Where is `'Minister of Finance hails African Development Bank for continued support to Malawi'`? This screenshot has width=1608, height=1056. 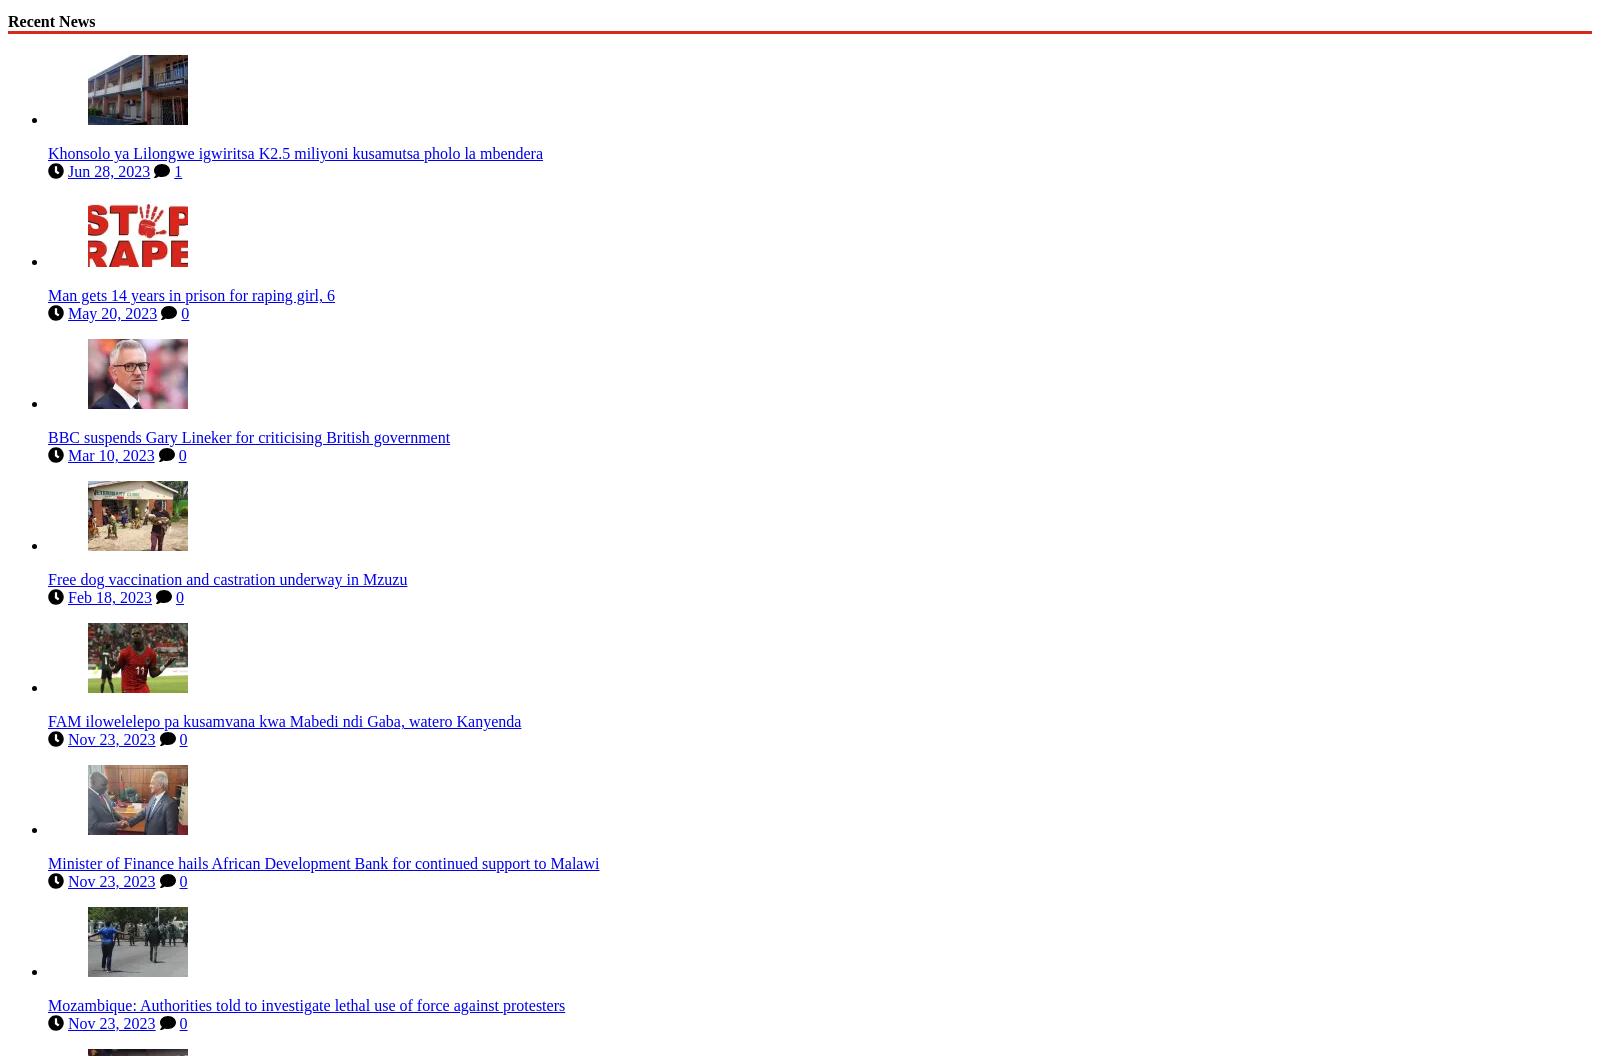 'Minister of Finance hails African Development Bank for continued support to Malawi' is located at coordinates (322, 858).